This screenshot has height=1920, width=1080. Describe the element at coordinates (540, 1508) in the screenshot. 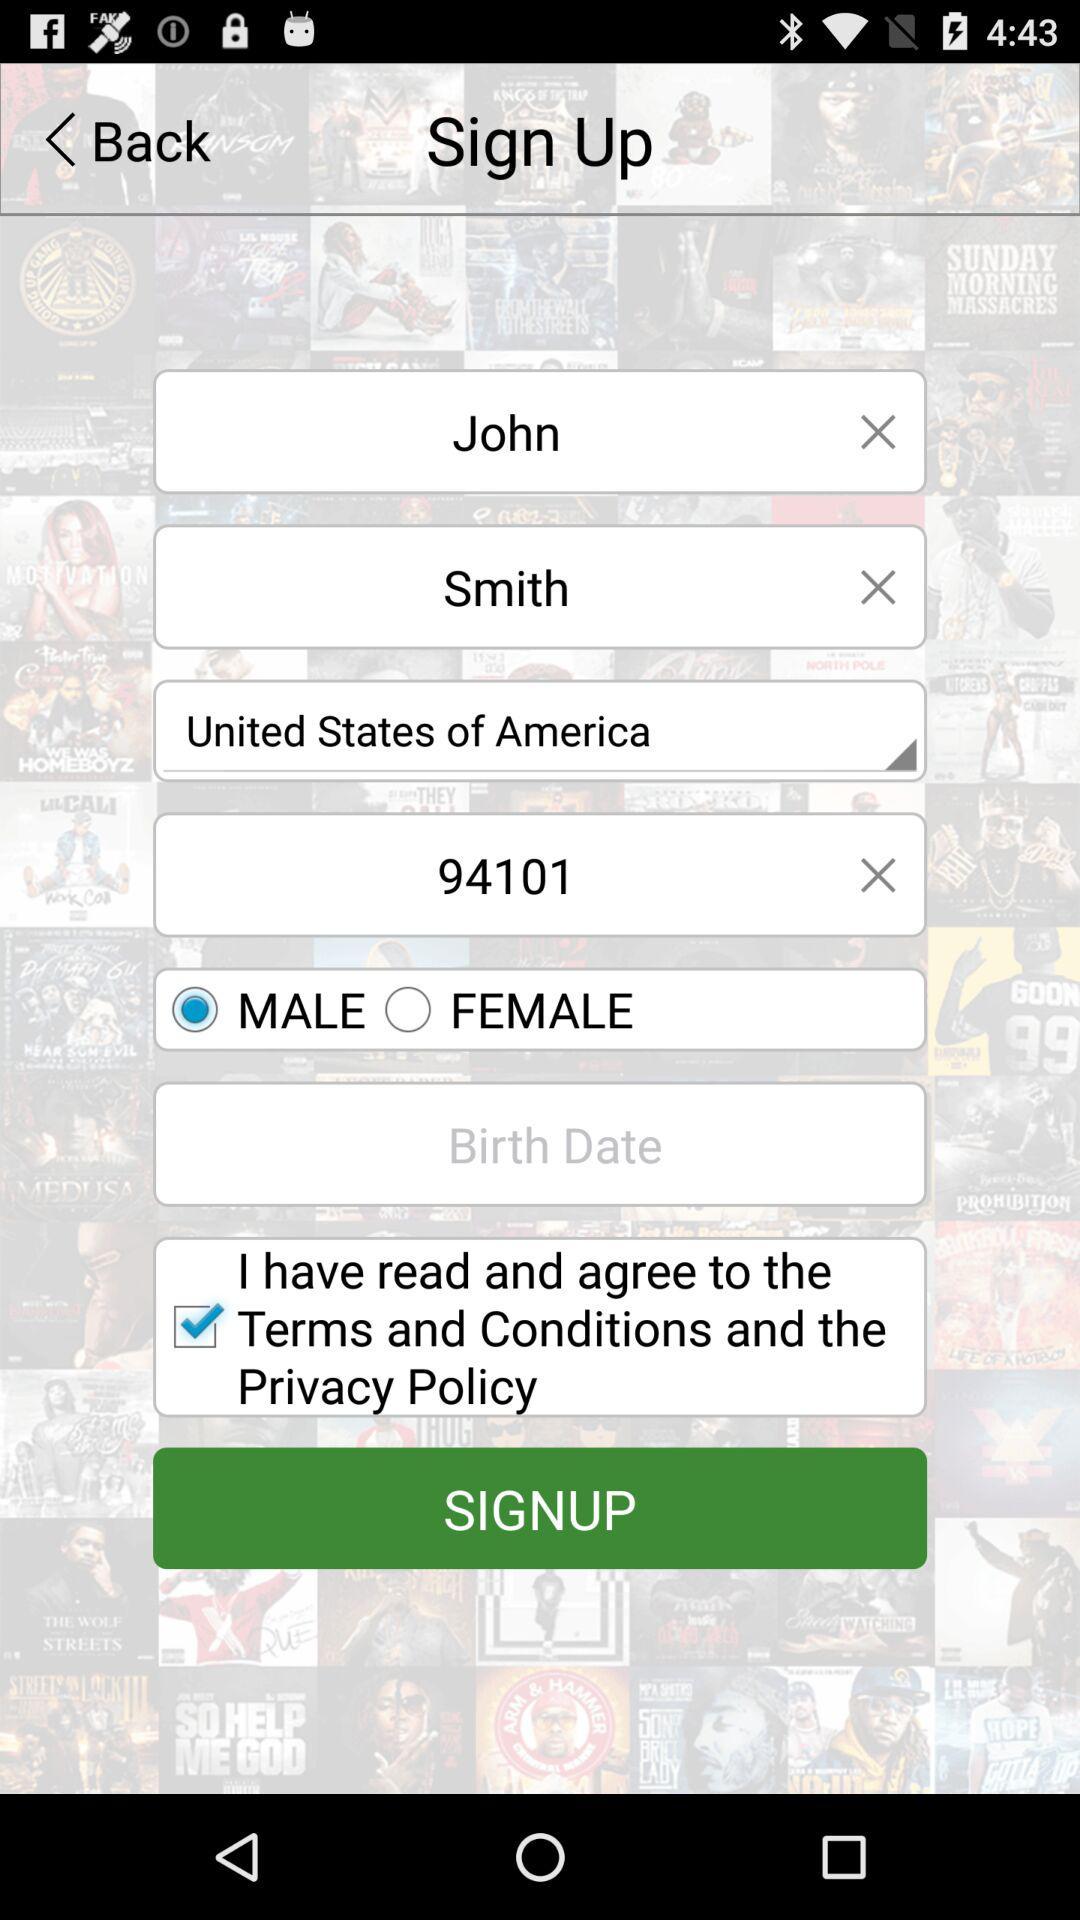

I see `signup` at that location.